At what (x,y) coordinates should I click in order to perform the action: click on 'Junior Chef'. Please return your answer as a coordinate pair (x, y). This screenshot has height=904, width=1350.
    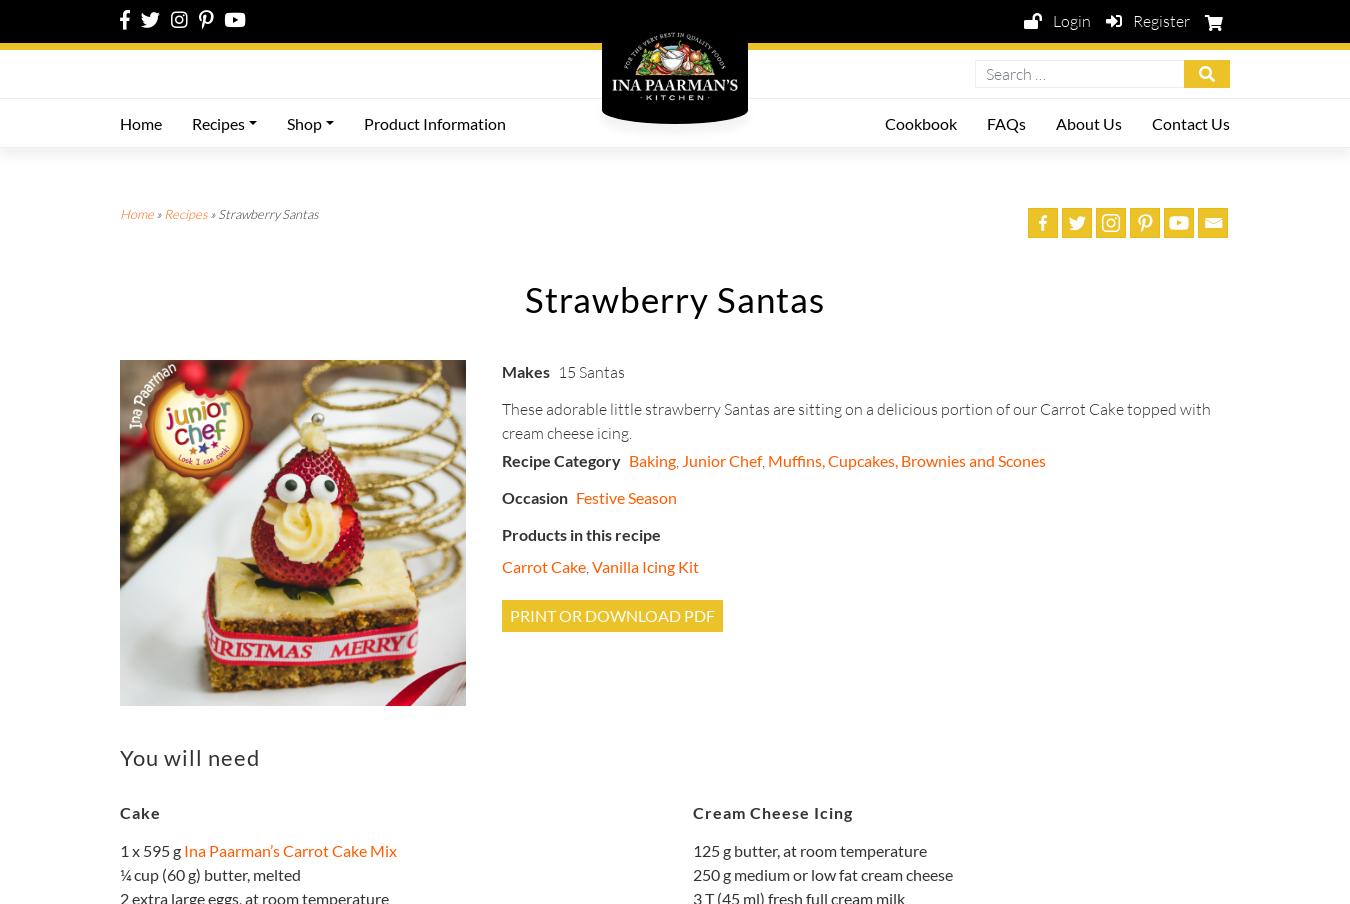
    Looking at the image, I should click on (720, 459).